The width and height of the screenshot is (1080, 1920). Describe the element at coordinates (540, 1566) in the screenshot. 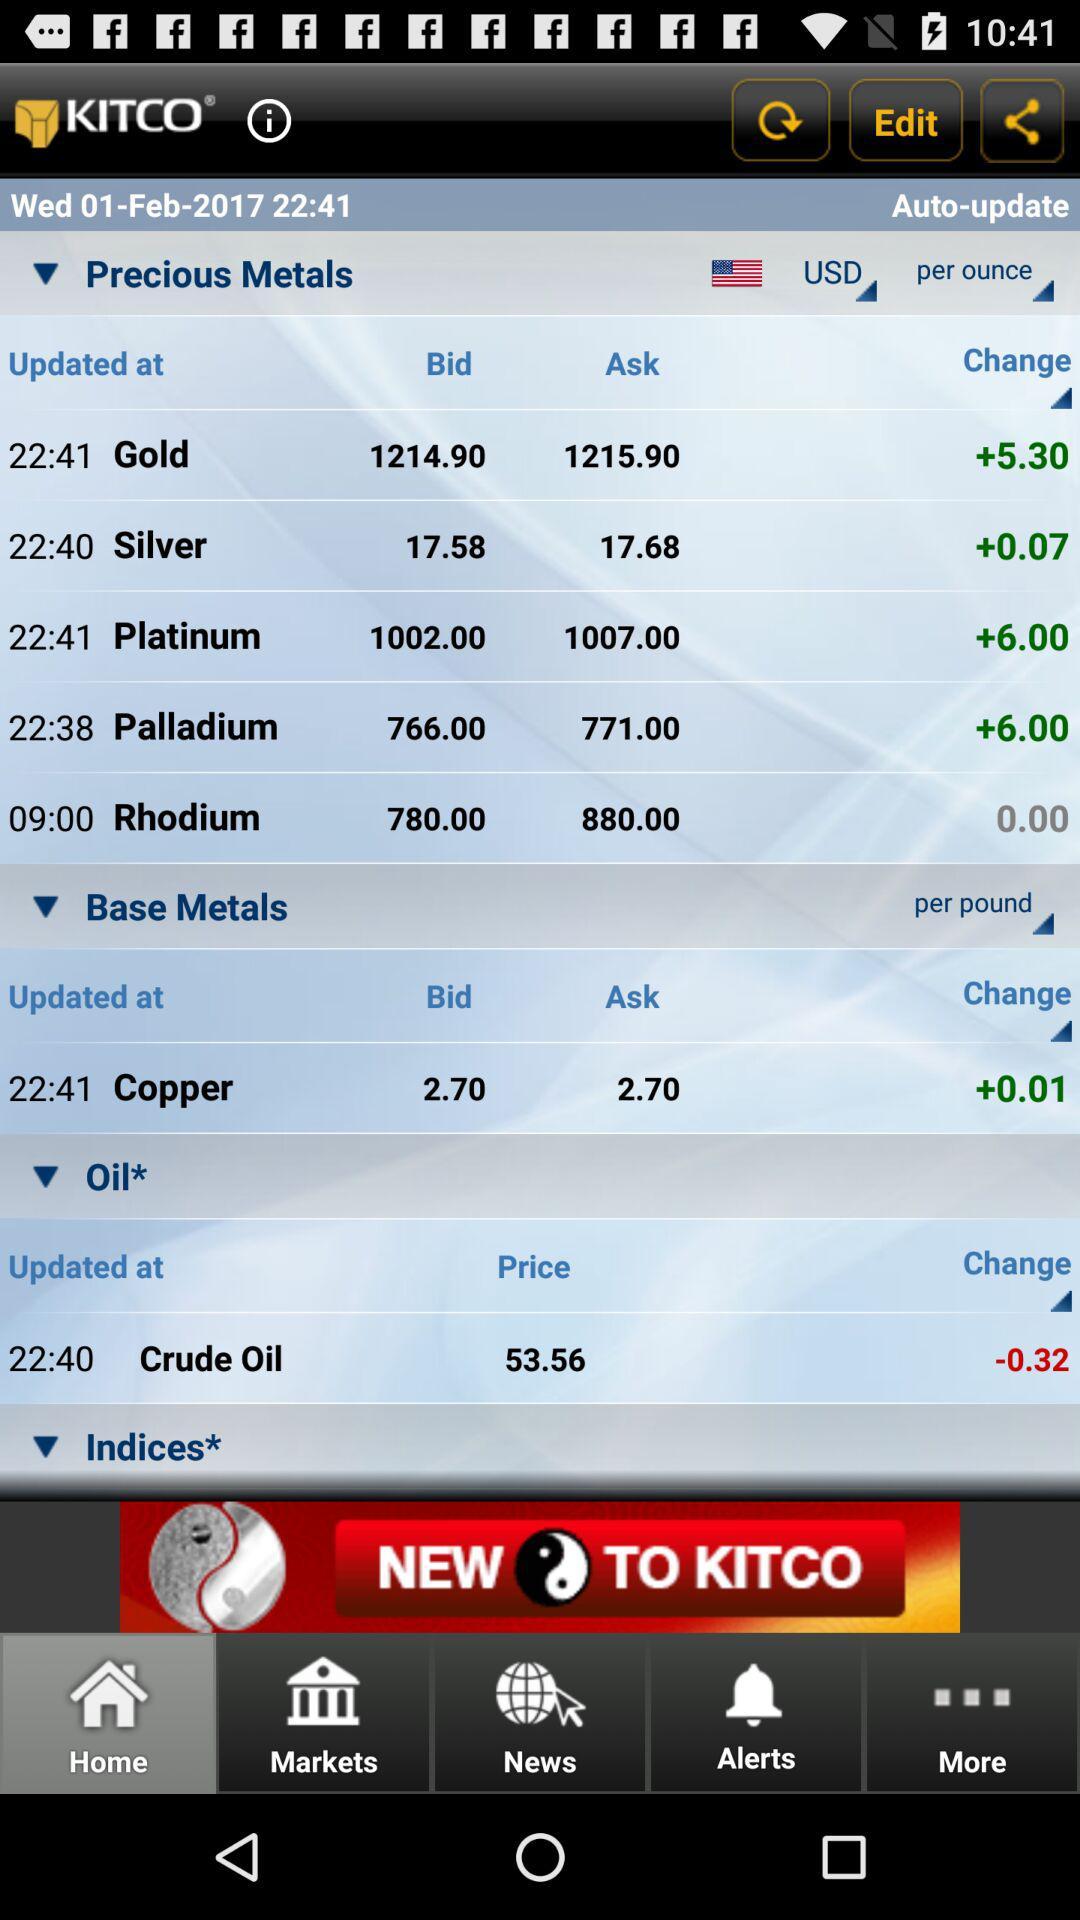

I see `advertisement website` at that location.